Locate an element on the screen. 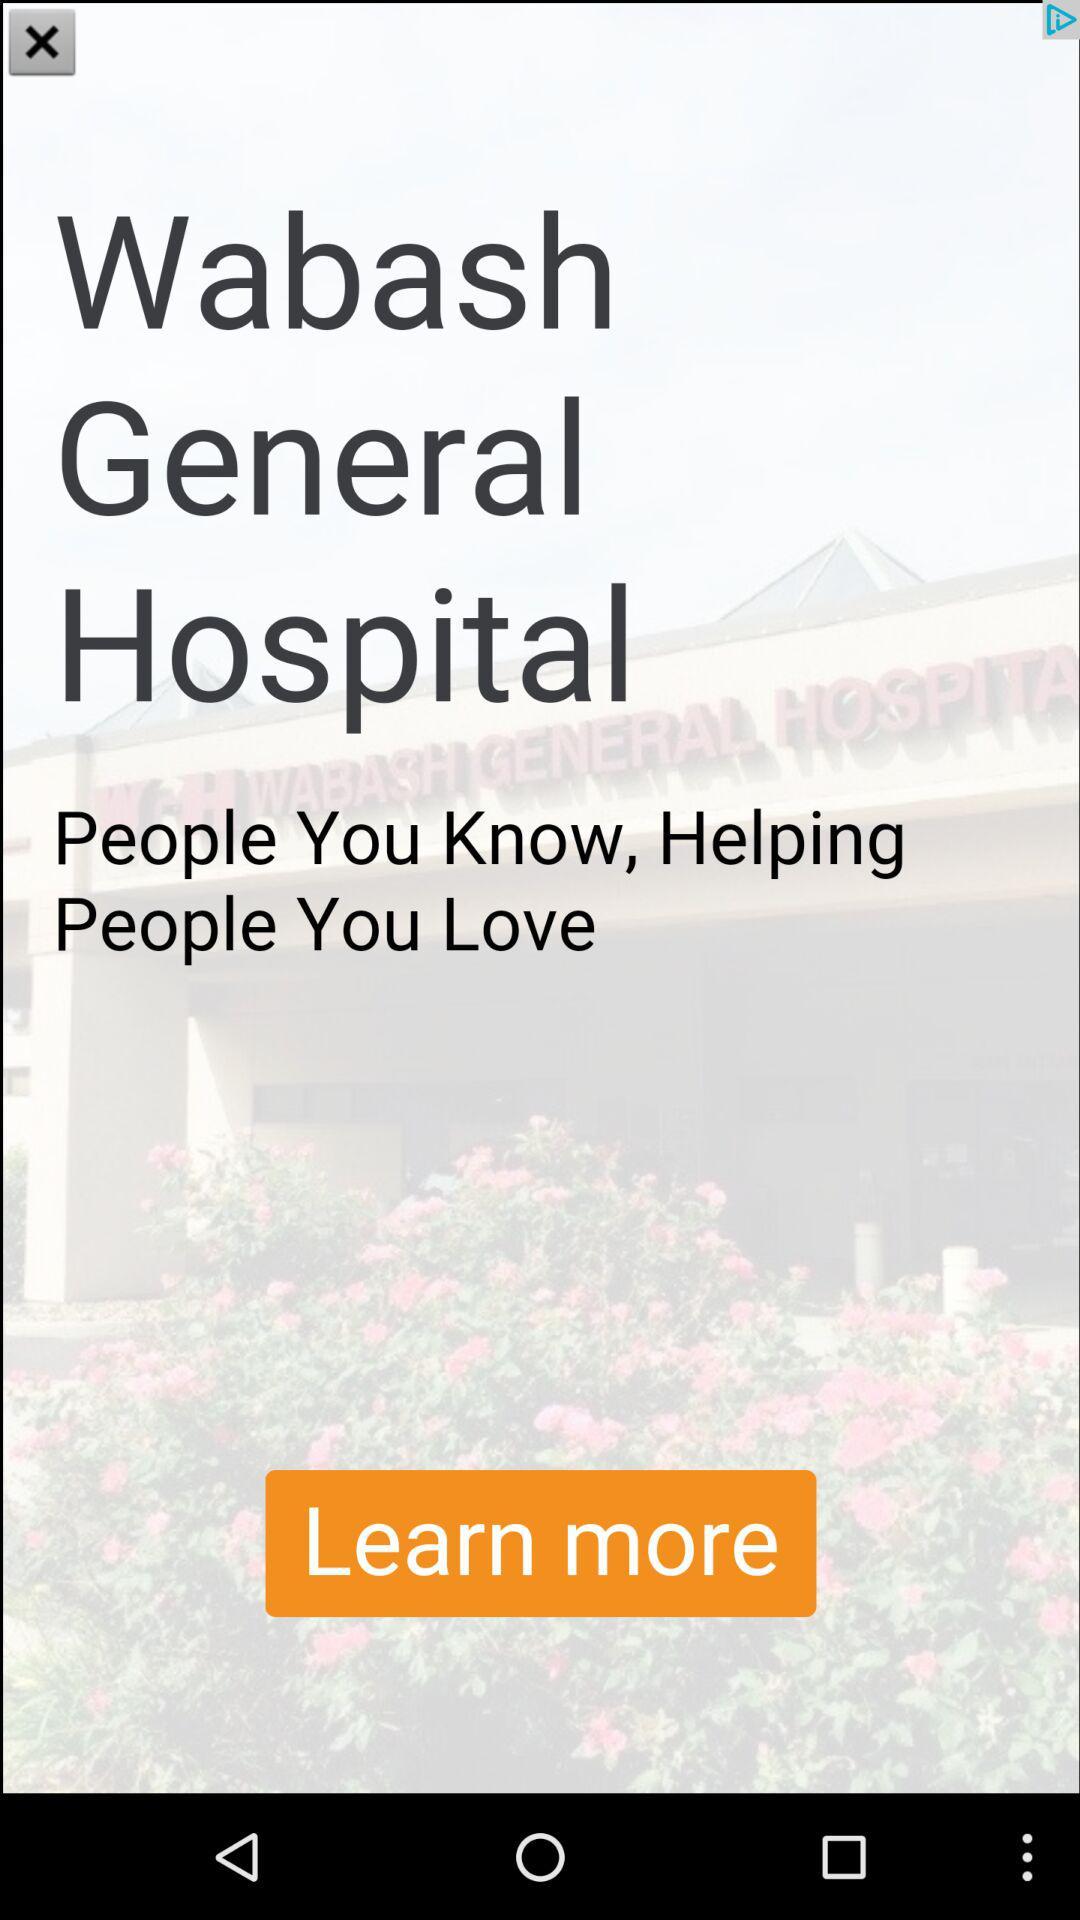 The width and height of the screenshot is (1080, 1920). the close icon is located at coordinates (42, 44).